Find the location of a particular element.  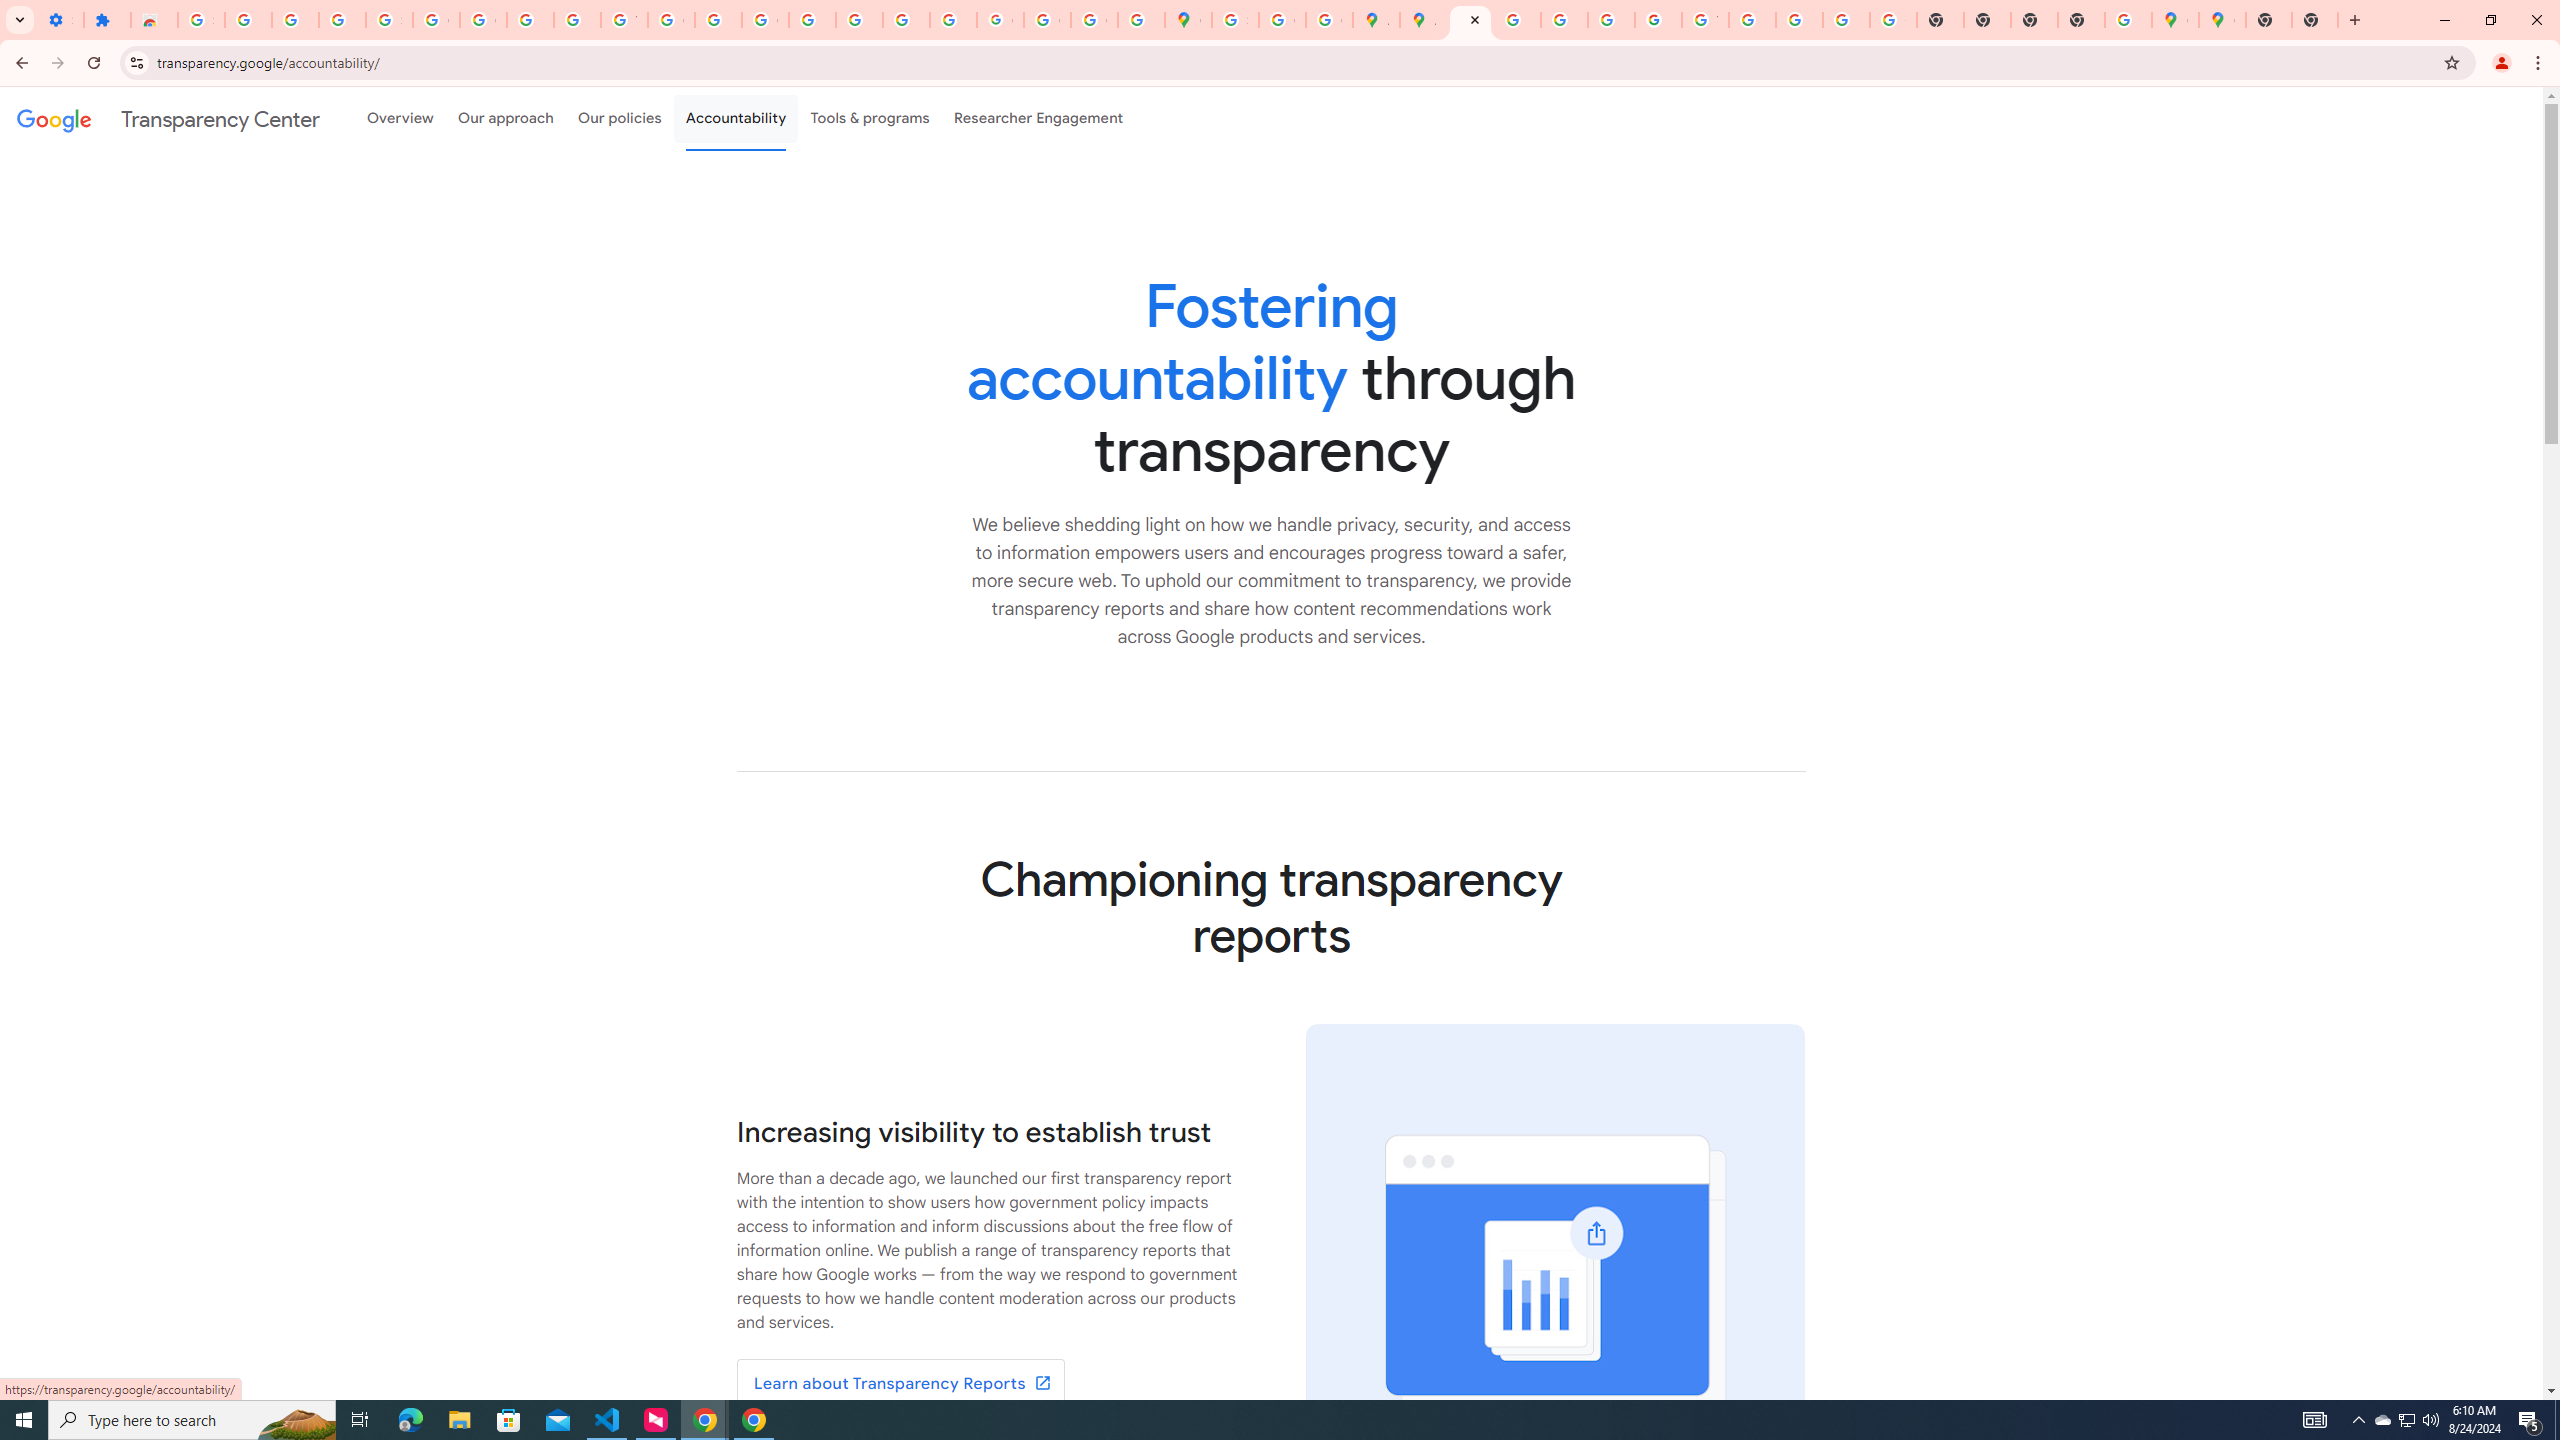

'Learn how to find your photos - Google Photos Help' is located at coordinates (294, 19).